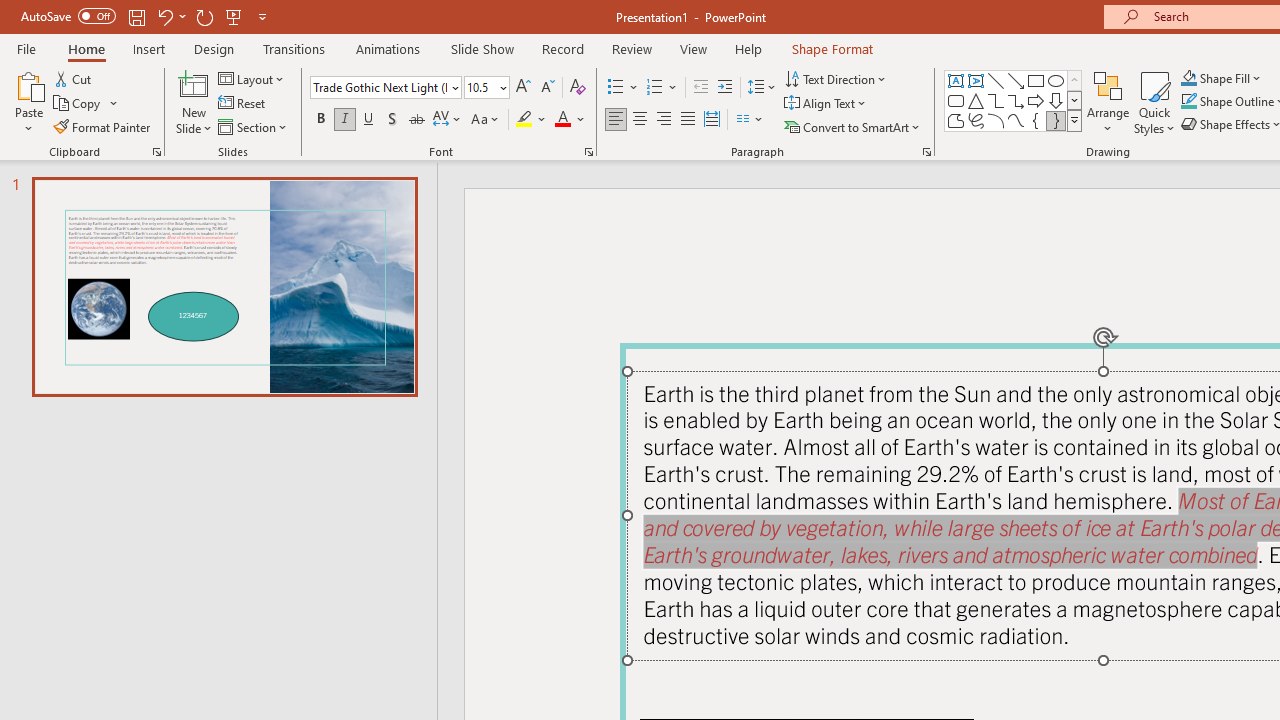  I want to click on 'Shape Fill Aqua, Accent 2', so click(1189, 77).